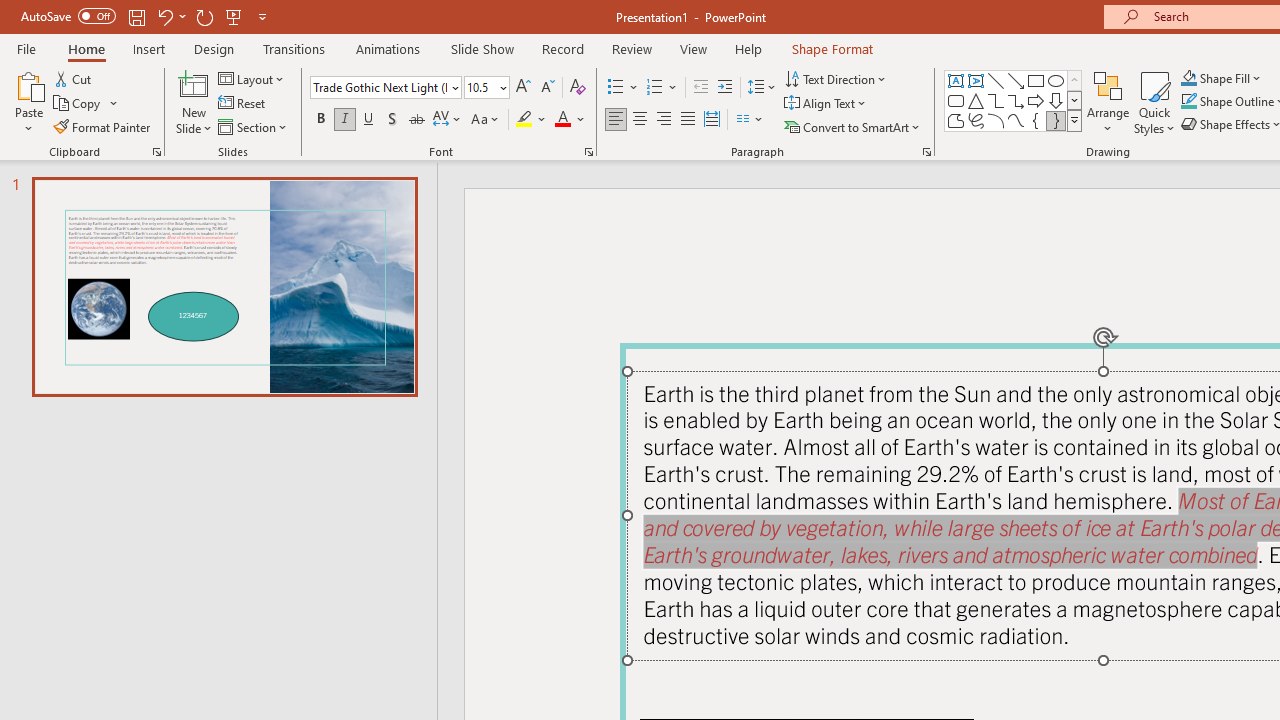  I want to click on 'Shape Fill Aqua, Accent 2', so click(1189, 77).